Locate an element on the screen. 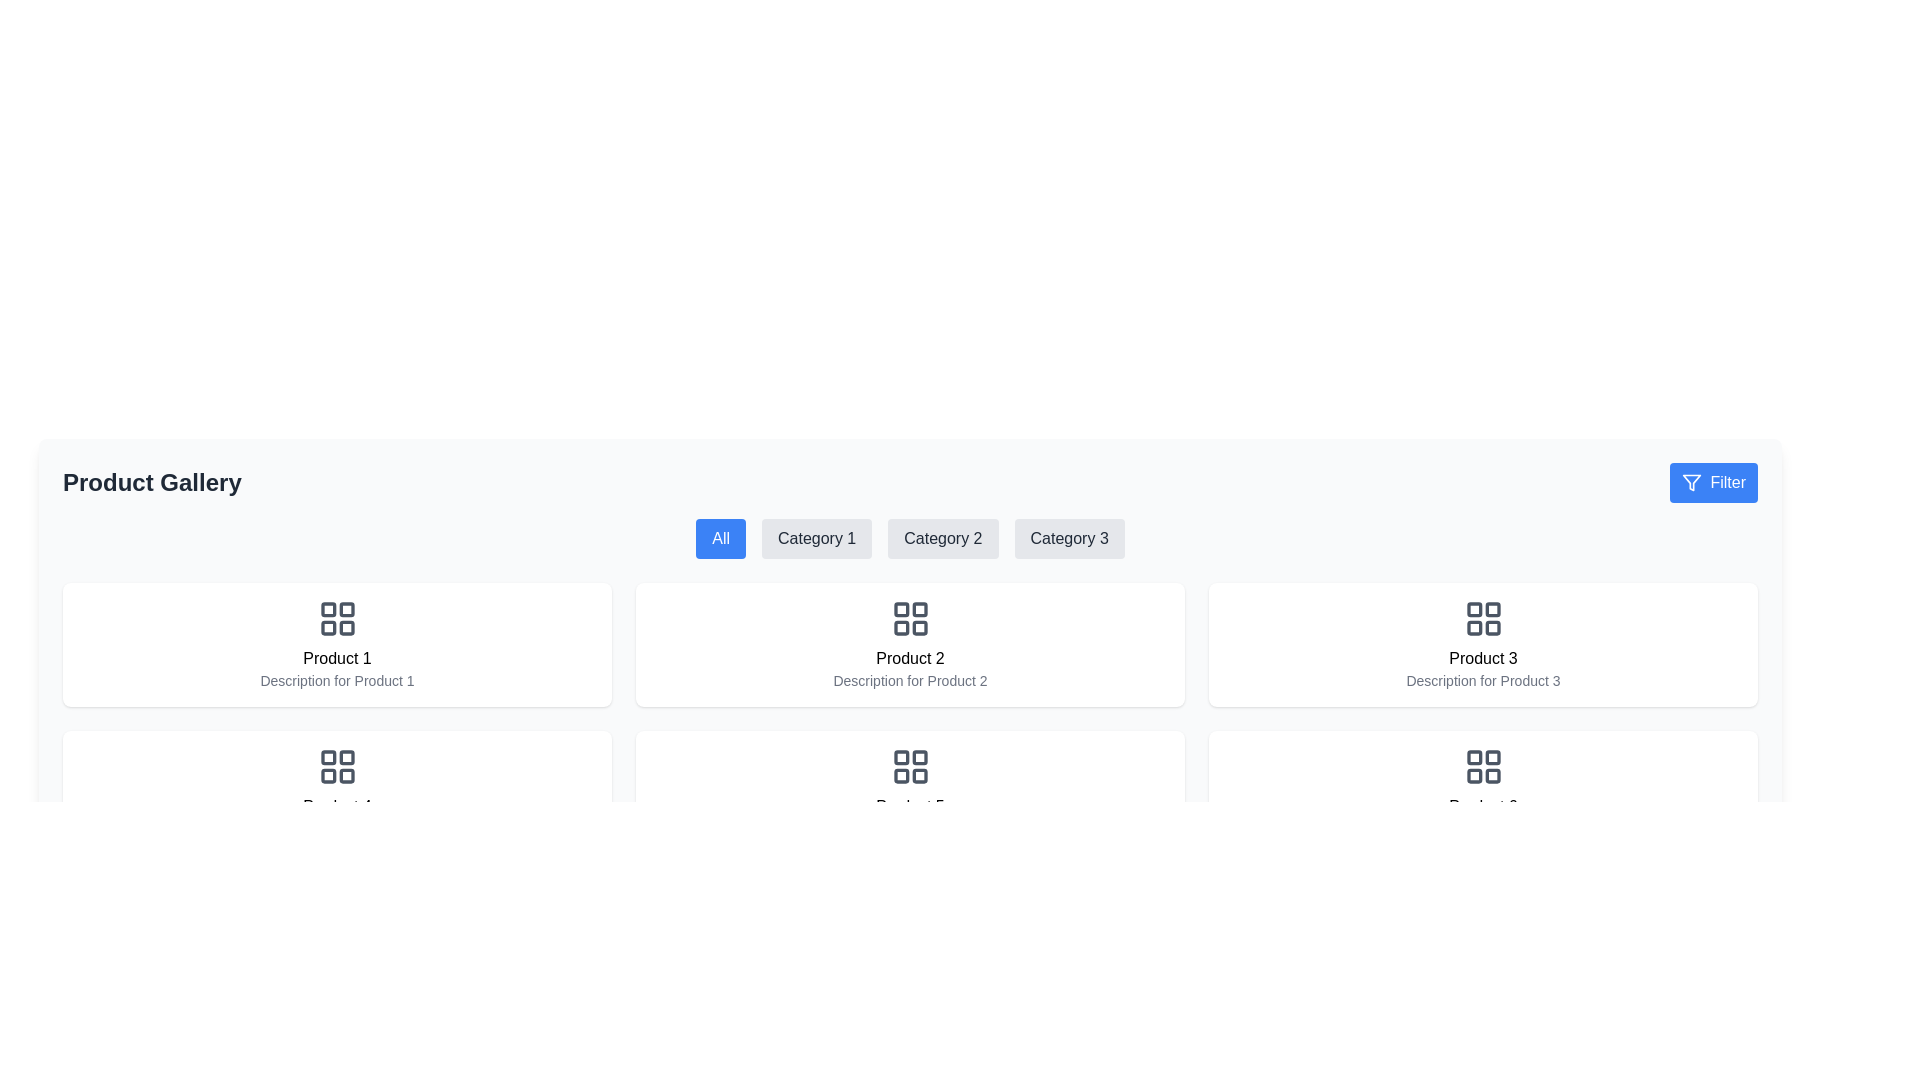 The image size is (1920, 1080). the bottom-left square icon in the 2x2 grid that visually represents 'Product 4' is located at coordinates (1474, 775).